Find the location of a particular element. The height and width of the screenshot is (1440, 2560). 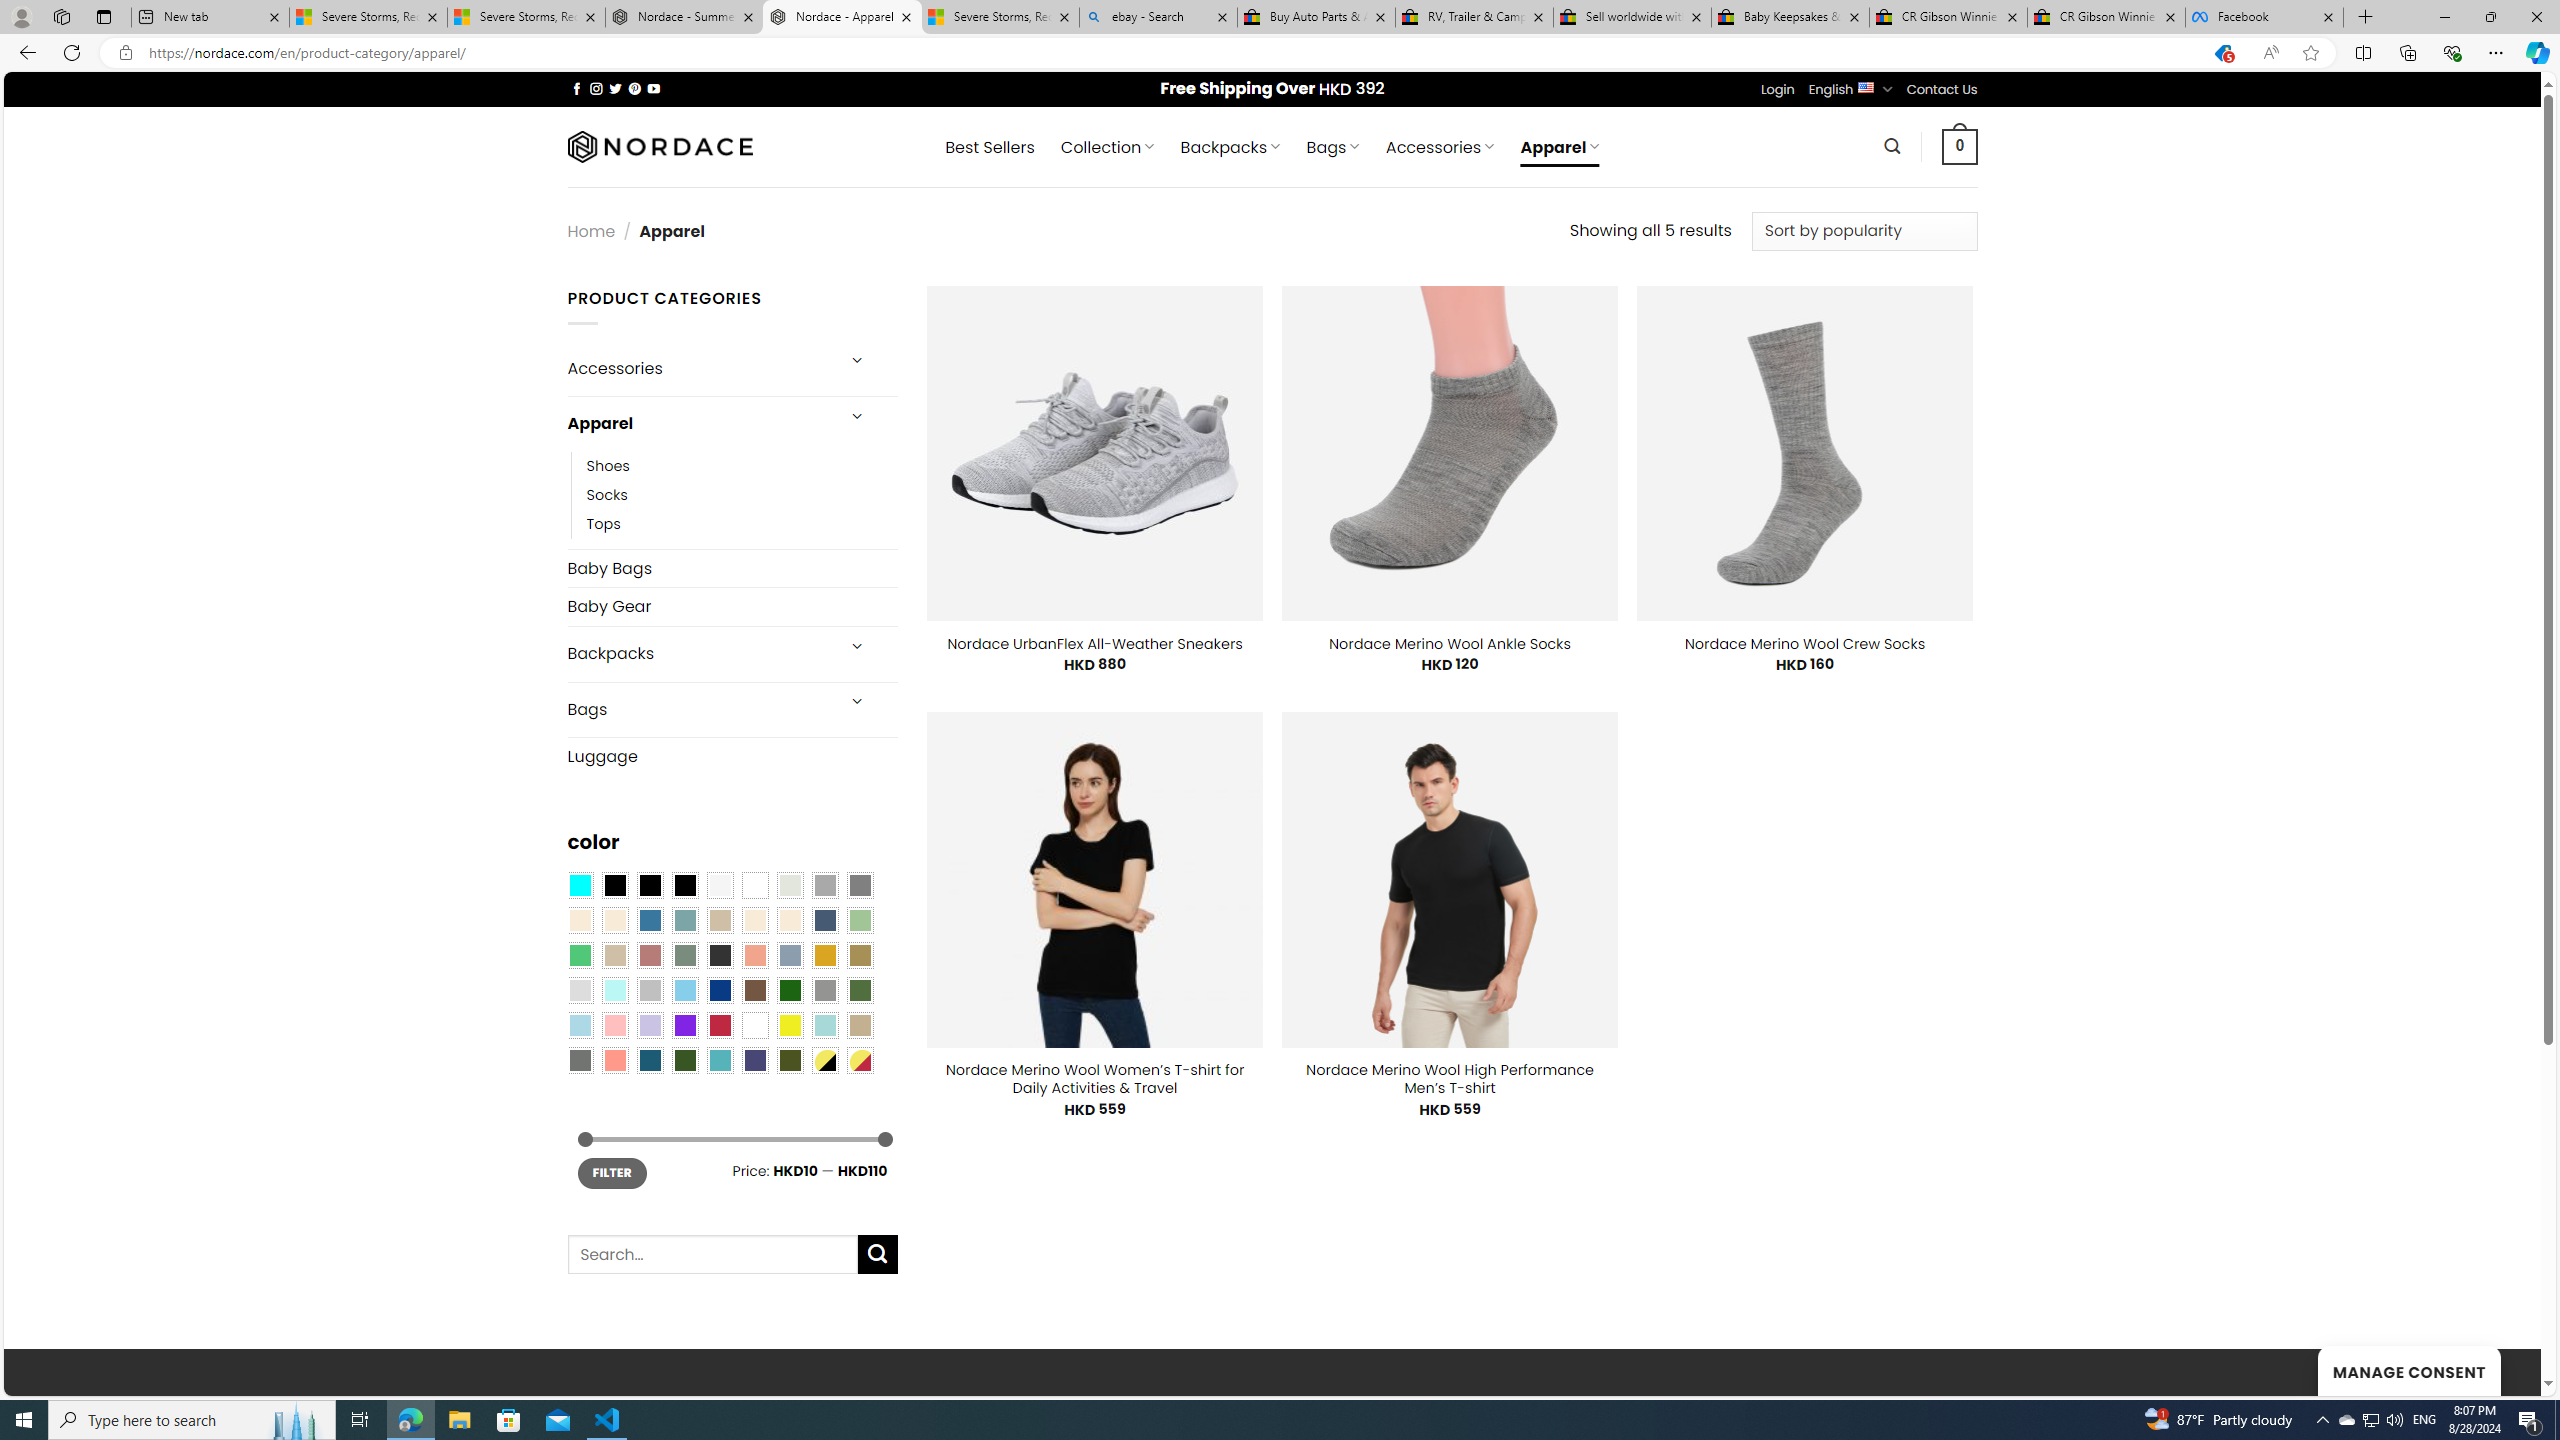

'Capri Blue' is located at coordinates (649, 1058).